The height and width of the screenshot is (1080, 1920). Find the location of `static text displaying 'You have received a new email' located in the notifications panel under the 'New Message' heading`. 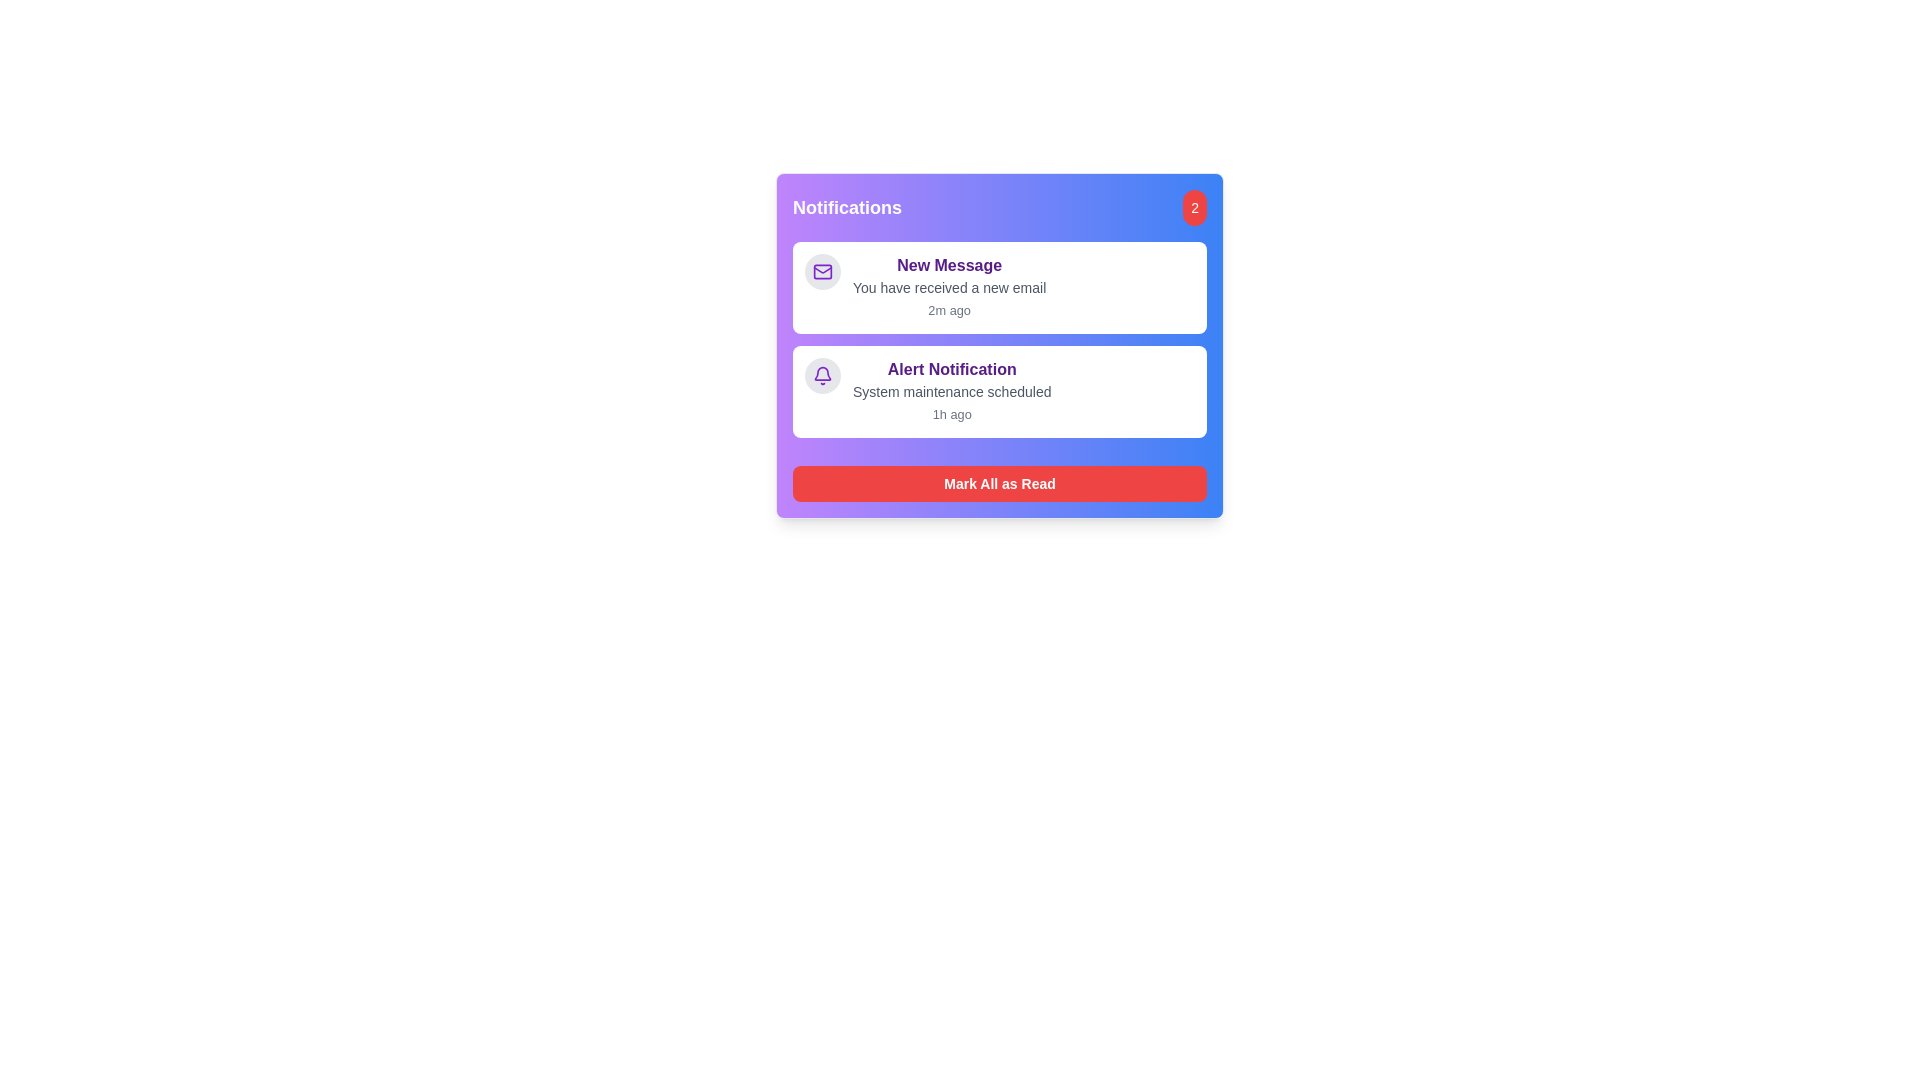

static text displaying 'You have received a new email' located in the notifications panel under the 'New Message' heading is located at coordinates (948, 288).